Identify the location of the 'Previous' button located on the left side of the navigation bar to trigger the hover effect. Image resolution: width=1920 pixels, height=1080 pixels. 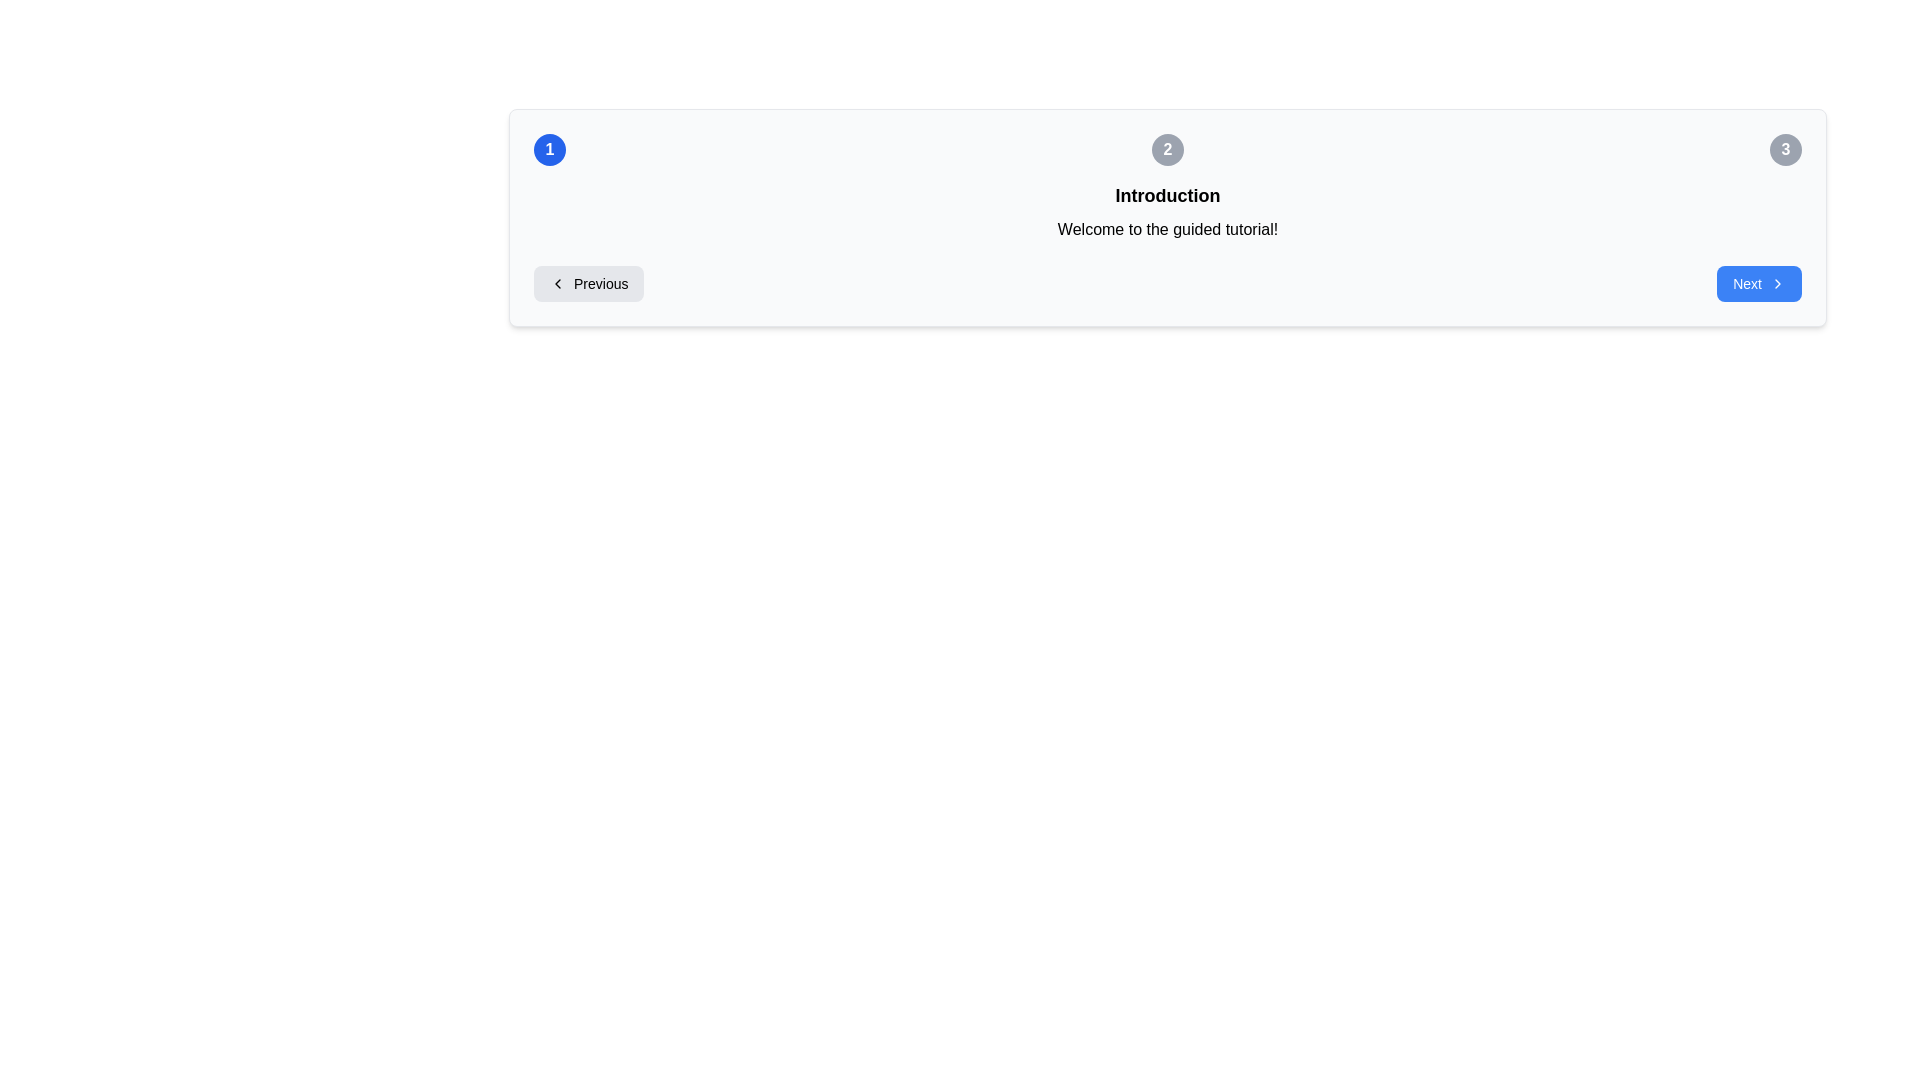
(588, 284).